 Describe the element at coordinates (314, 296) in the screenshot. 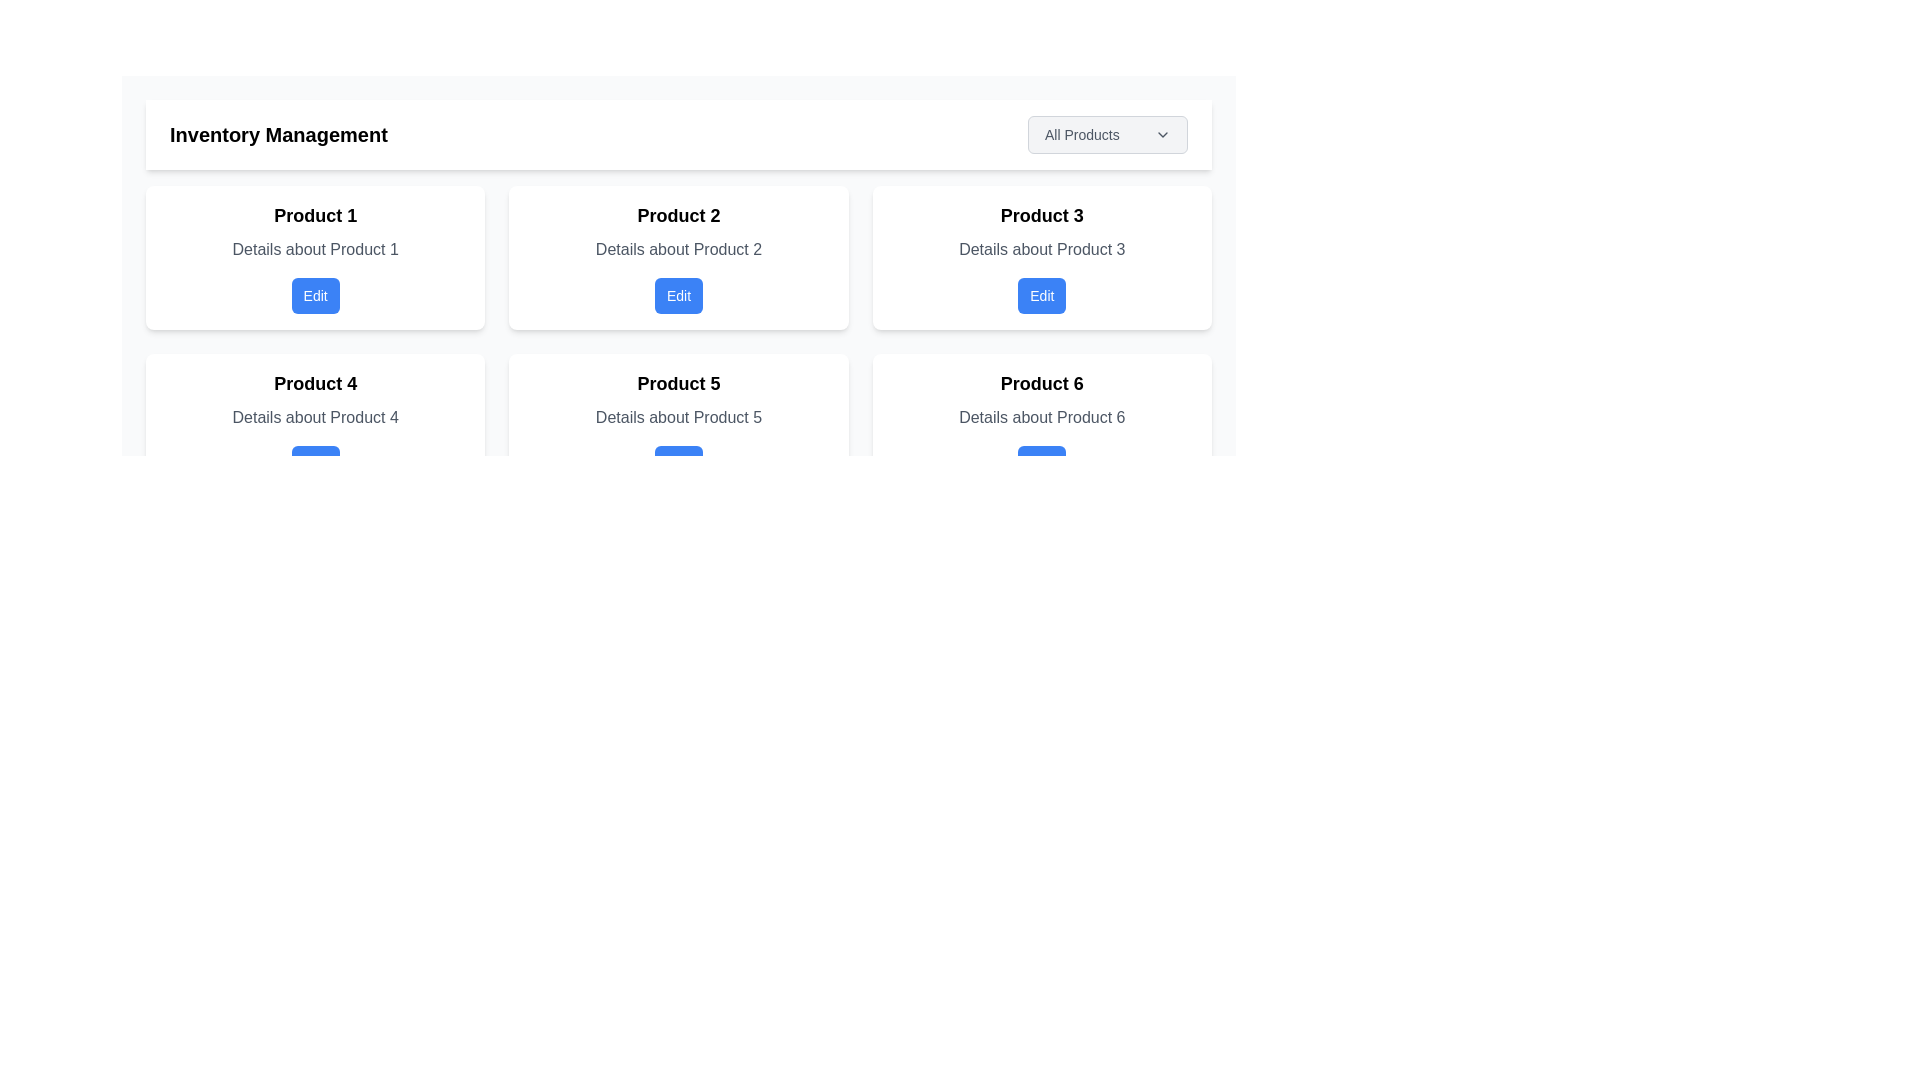

I see `the 'Edit' button, a small rectangular button with rounded corners in bold blue, located within the 'Product 1' card` at that location.